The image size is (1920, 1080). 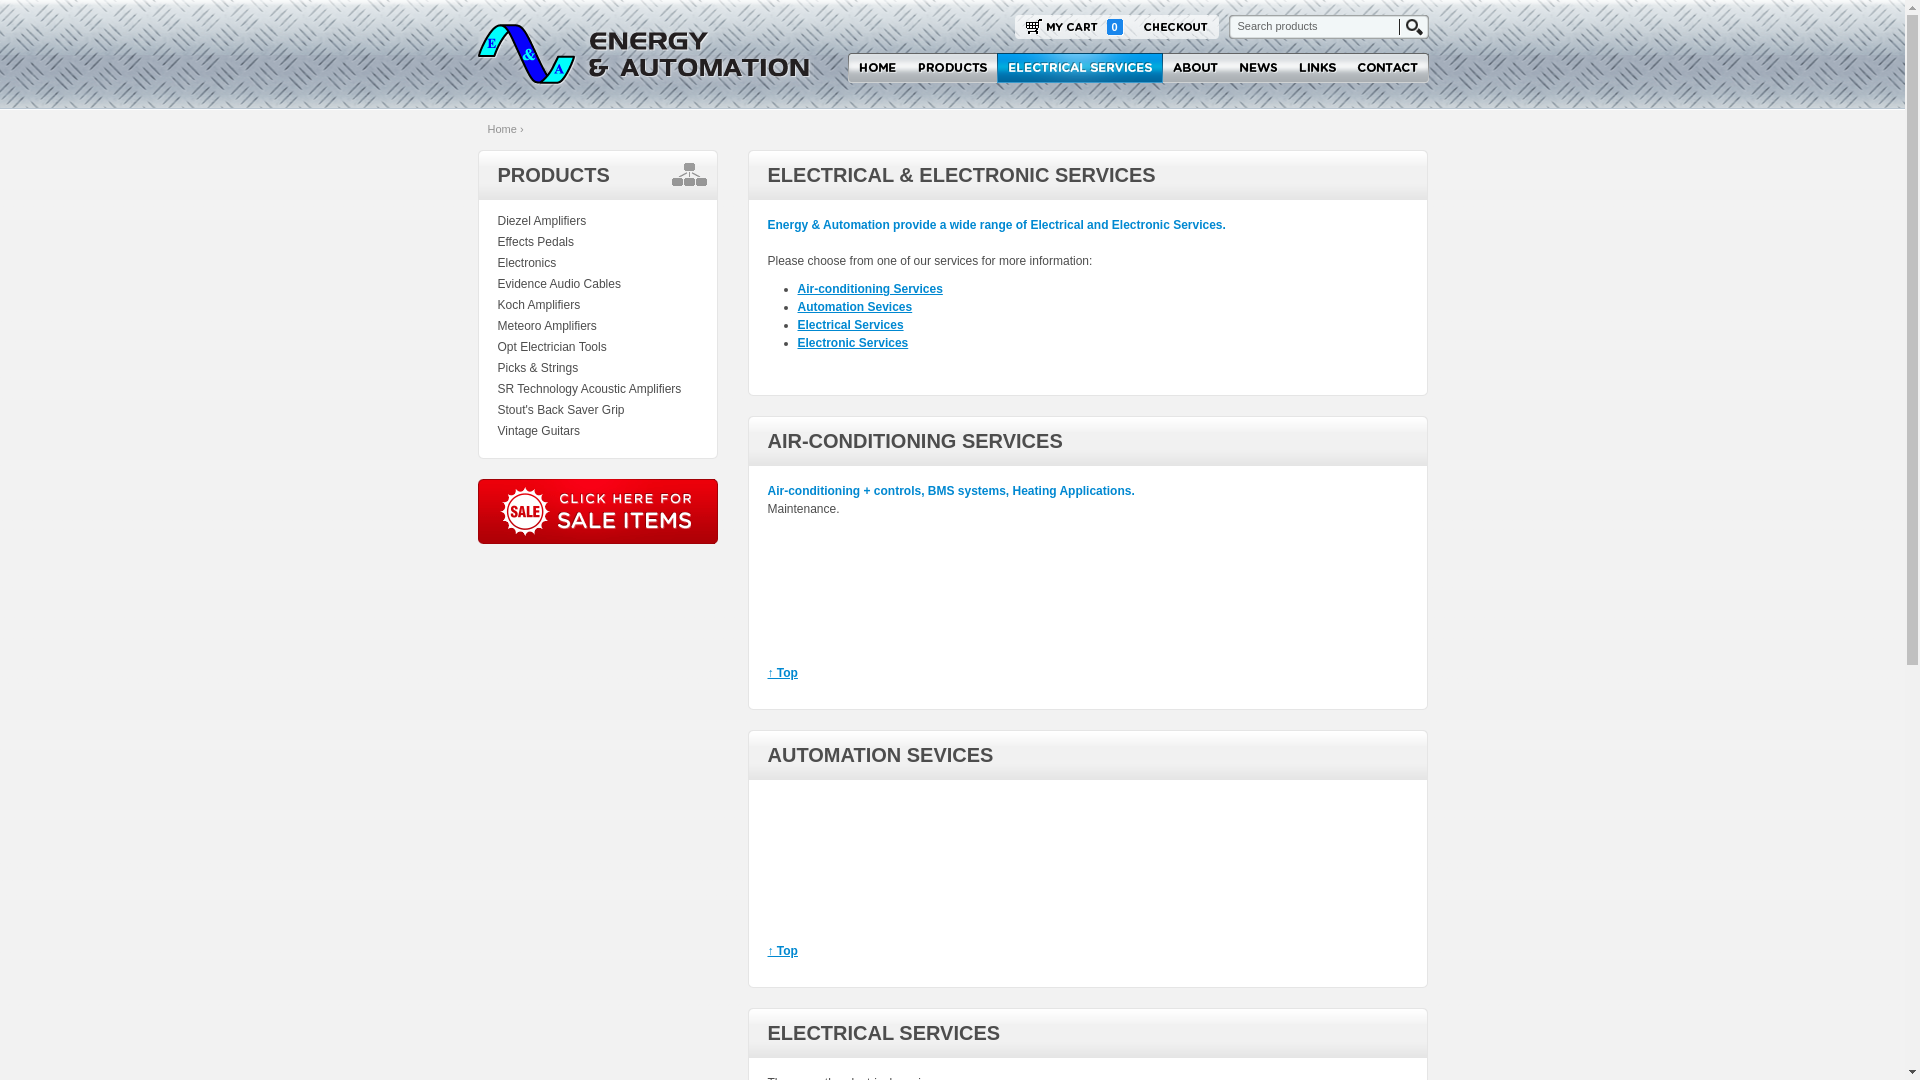 I want to click on 'Effects Pedals', so click(x=535, y=241).